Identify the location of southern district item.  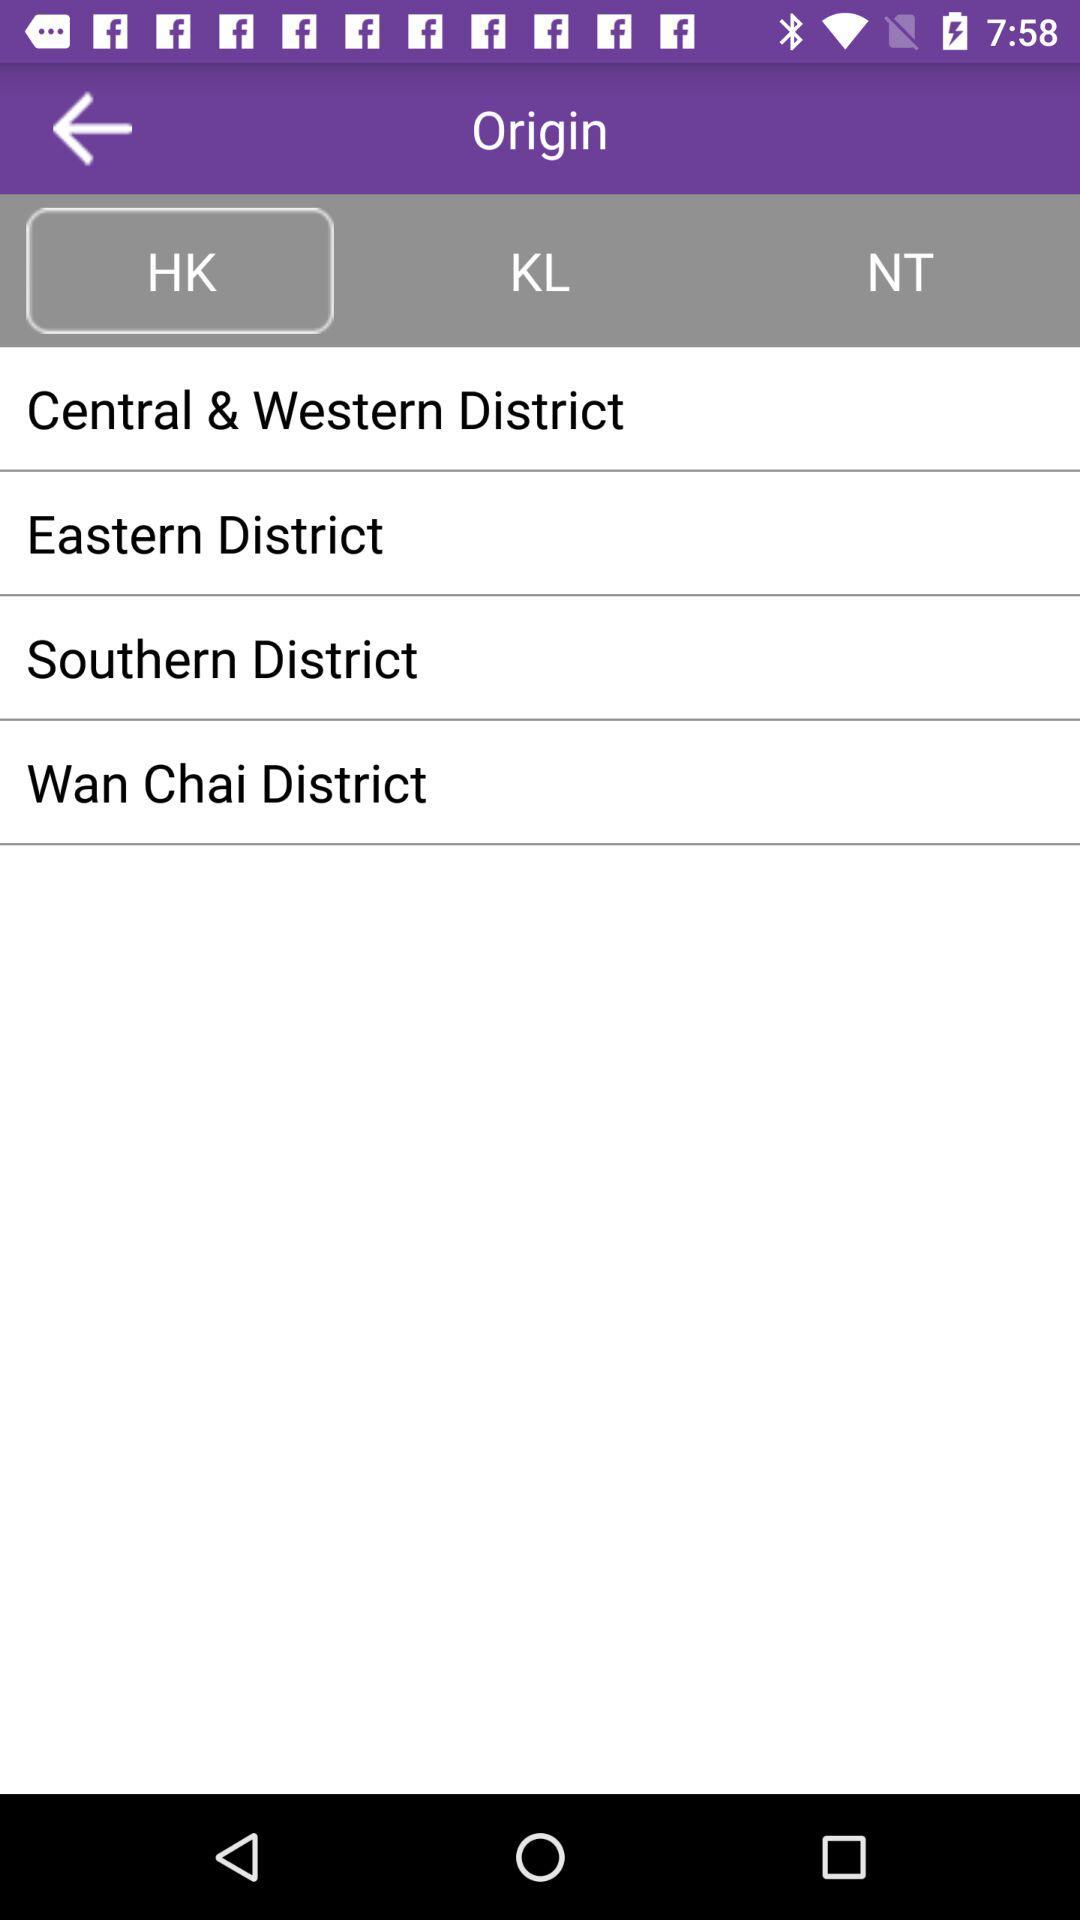
(540, 657).